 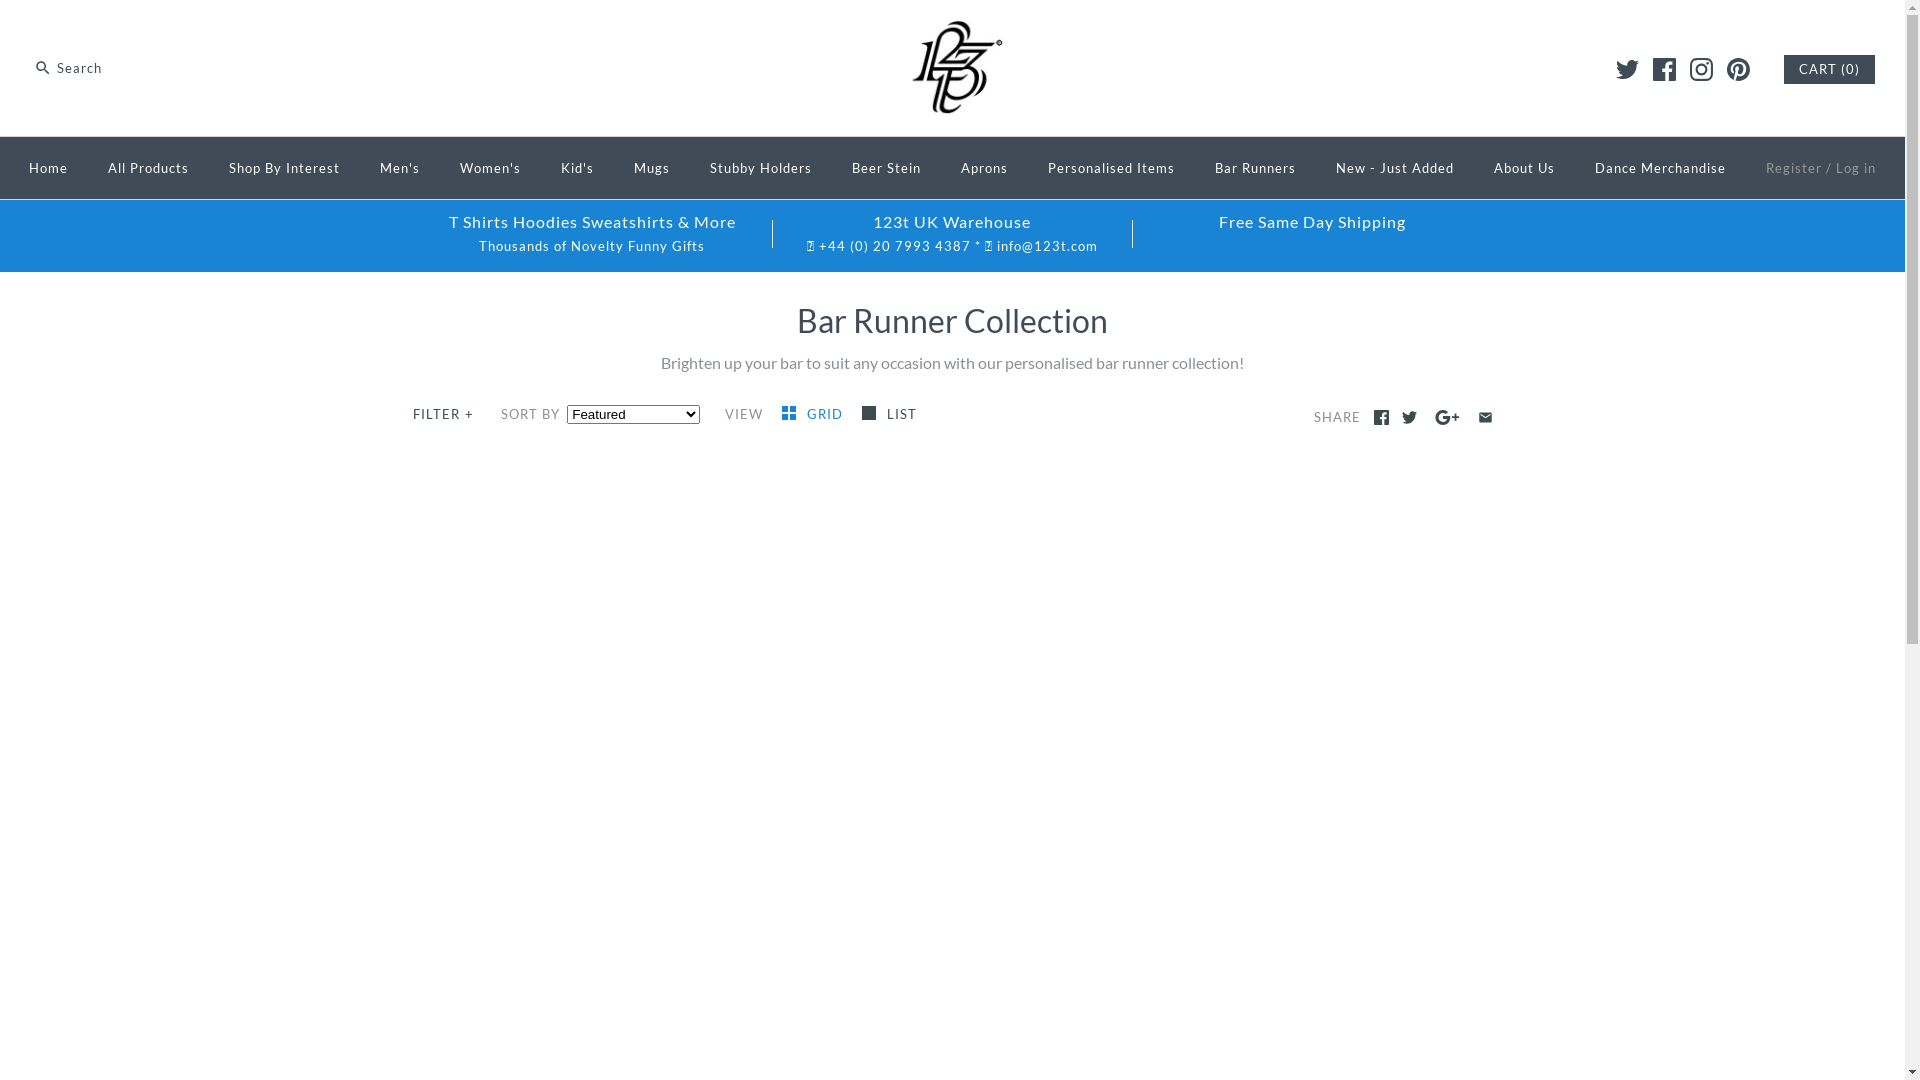 What do you see at coordinates (760, 167) in the screenshot?
I see `'Stubby Holders'` at bounding box center [760, 167].